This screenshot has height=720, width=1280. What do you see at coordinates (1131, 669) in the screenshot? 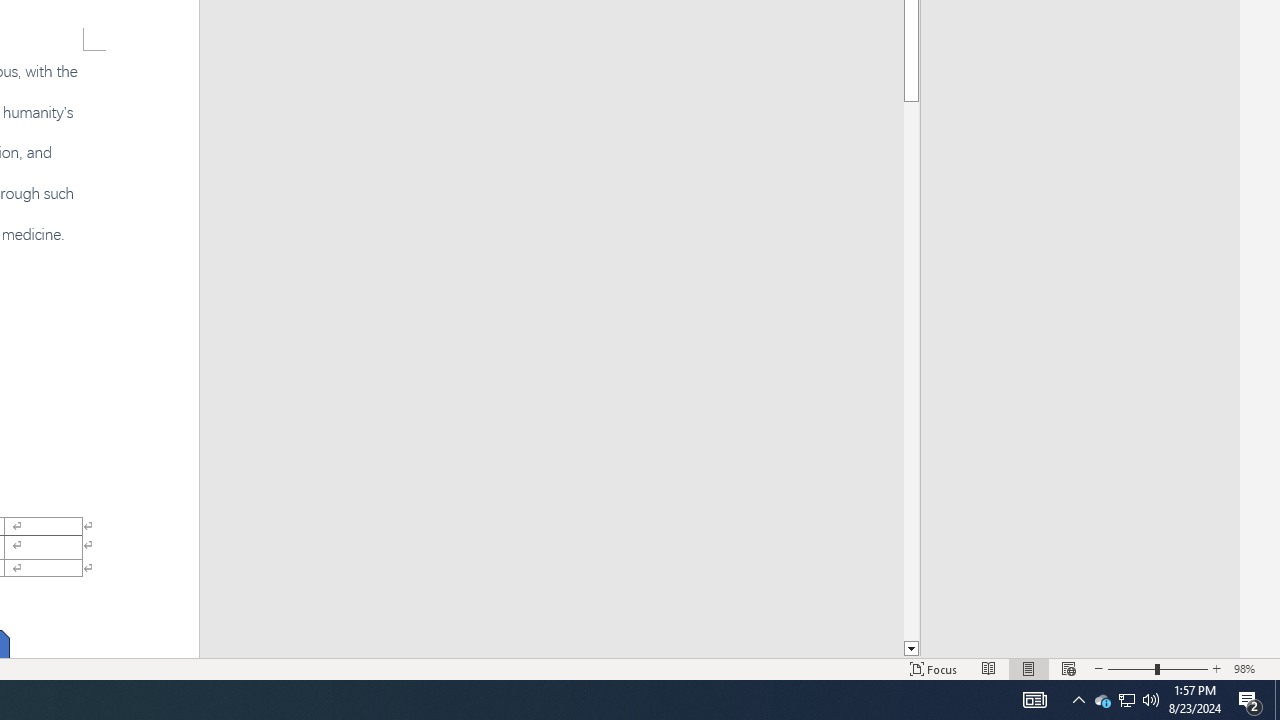
I see `'Zoom Out'` at bounding box center [1131, 669].